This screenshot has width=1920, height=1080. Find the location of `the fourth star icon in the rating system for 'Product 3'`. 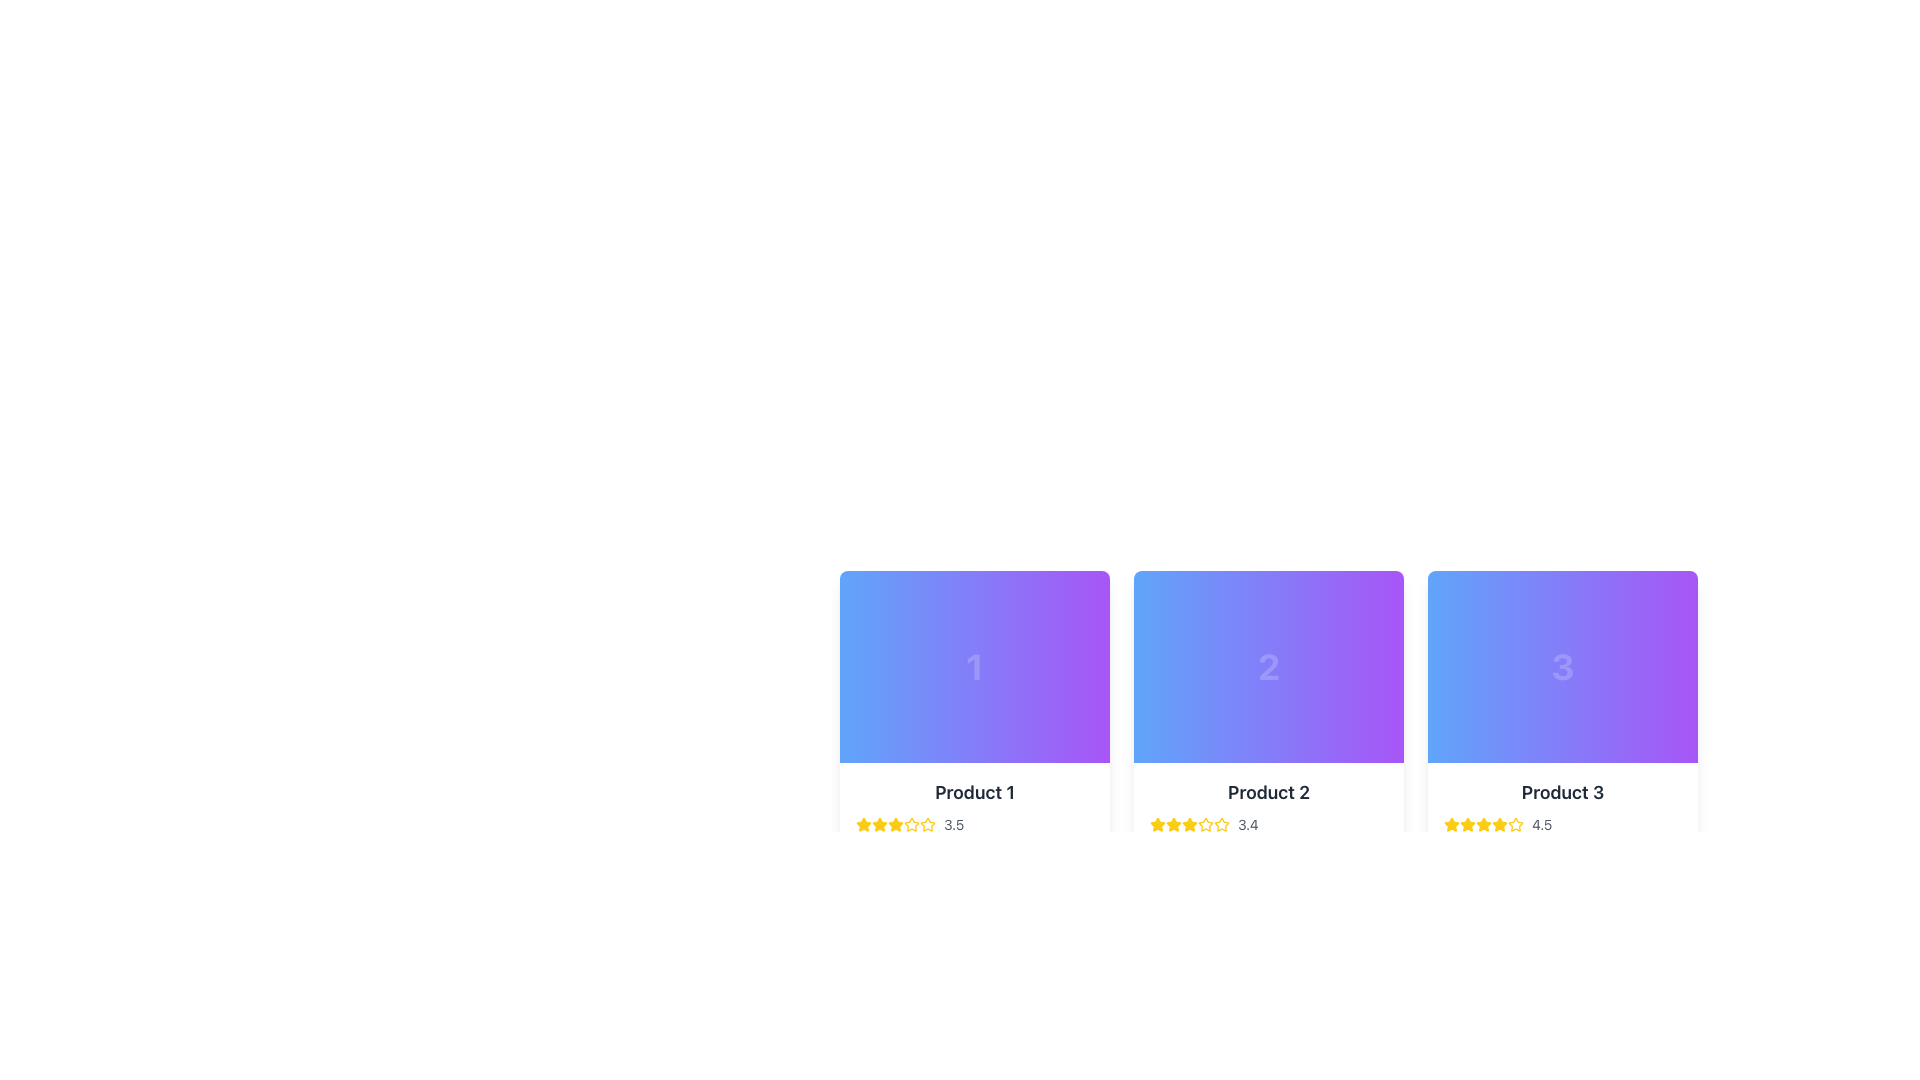

the fourth star icon in the rating system for 'Product 3' is located at coordinates (1499, 824).